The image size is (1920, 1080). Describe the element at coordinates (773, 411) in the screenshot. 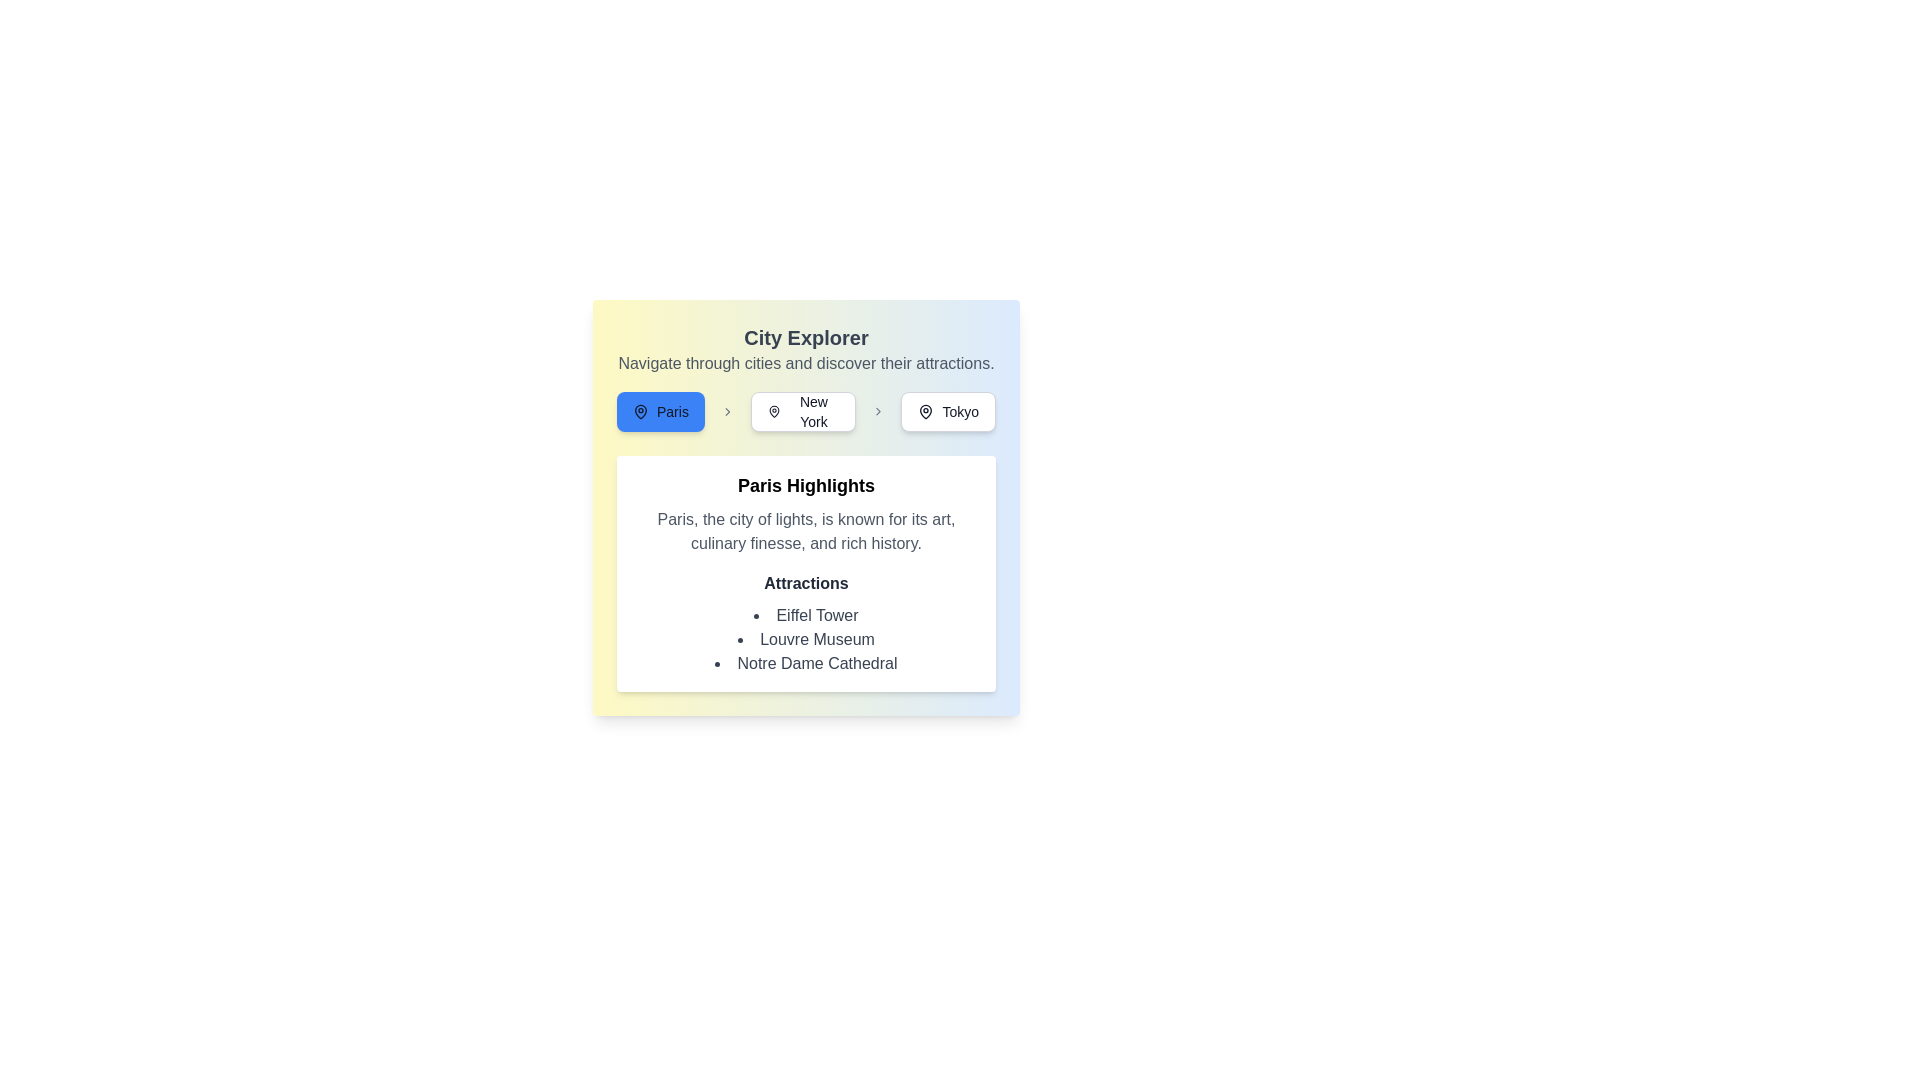

I see `the decorative location icon within the 'Paris' button located at the top left section of the navigation interface` at that location.